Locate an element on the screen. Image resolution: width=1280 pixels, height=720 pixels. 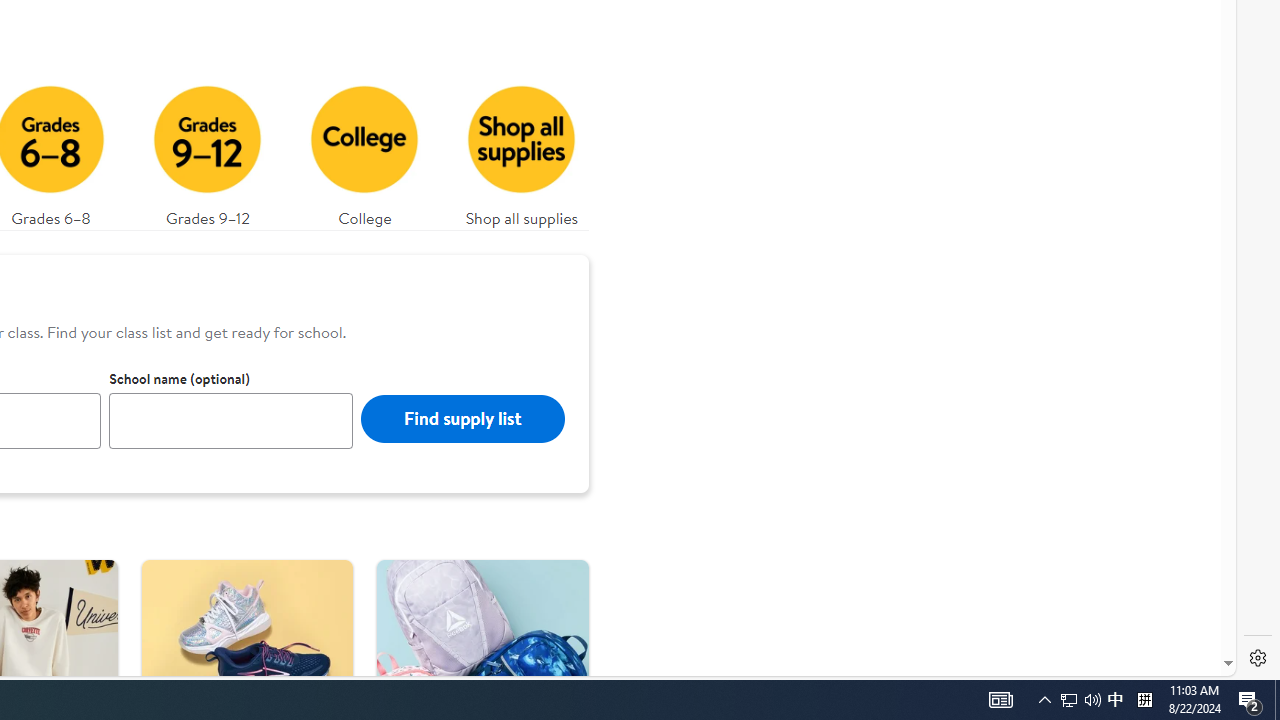
'College' is located at coordinates (364, 150).